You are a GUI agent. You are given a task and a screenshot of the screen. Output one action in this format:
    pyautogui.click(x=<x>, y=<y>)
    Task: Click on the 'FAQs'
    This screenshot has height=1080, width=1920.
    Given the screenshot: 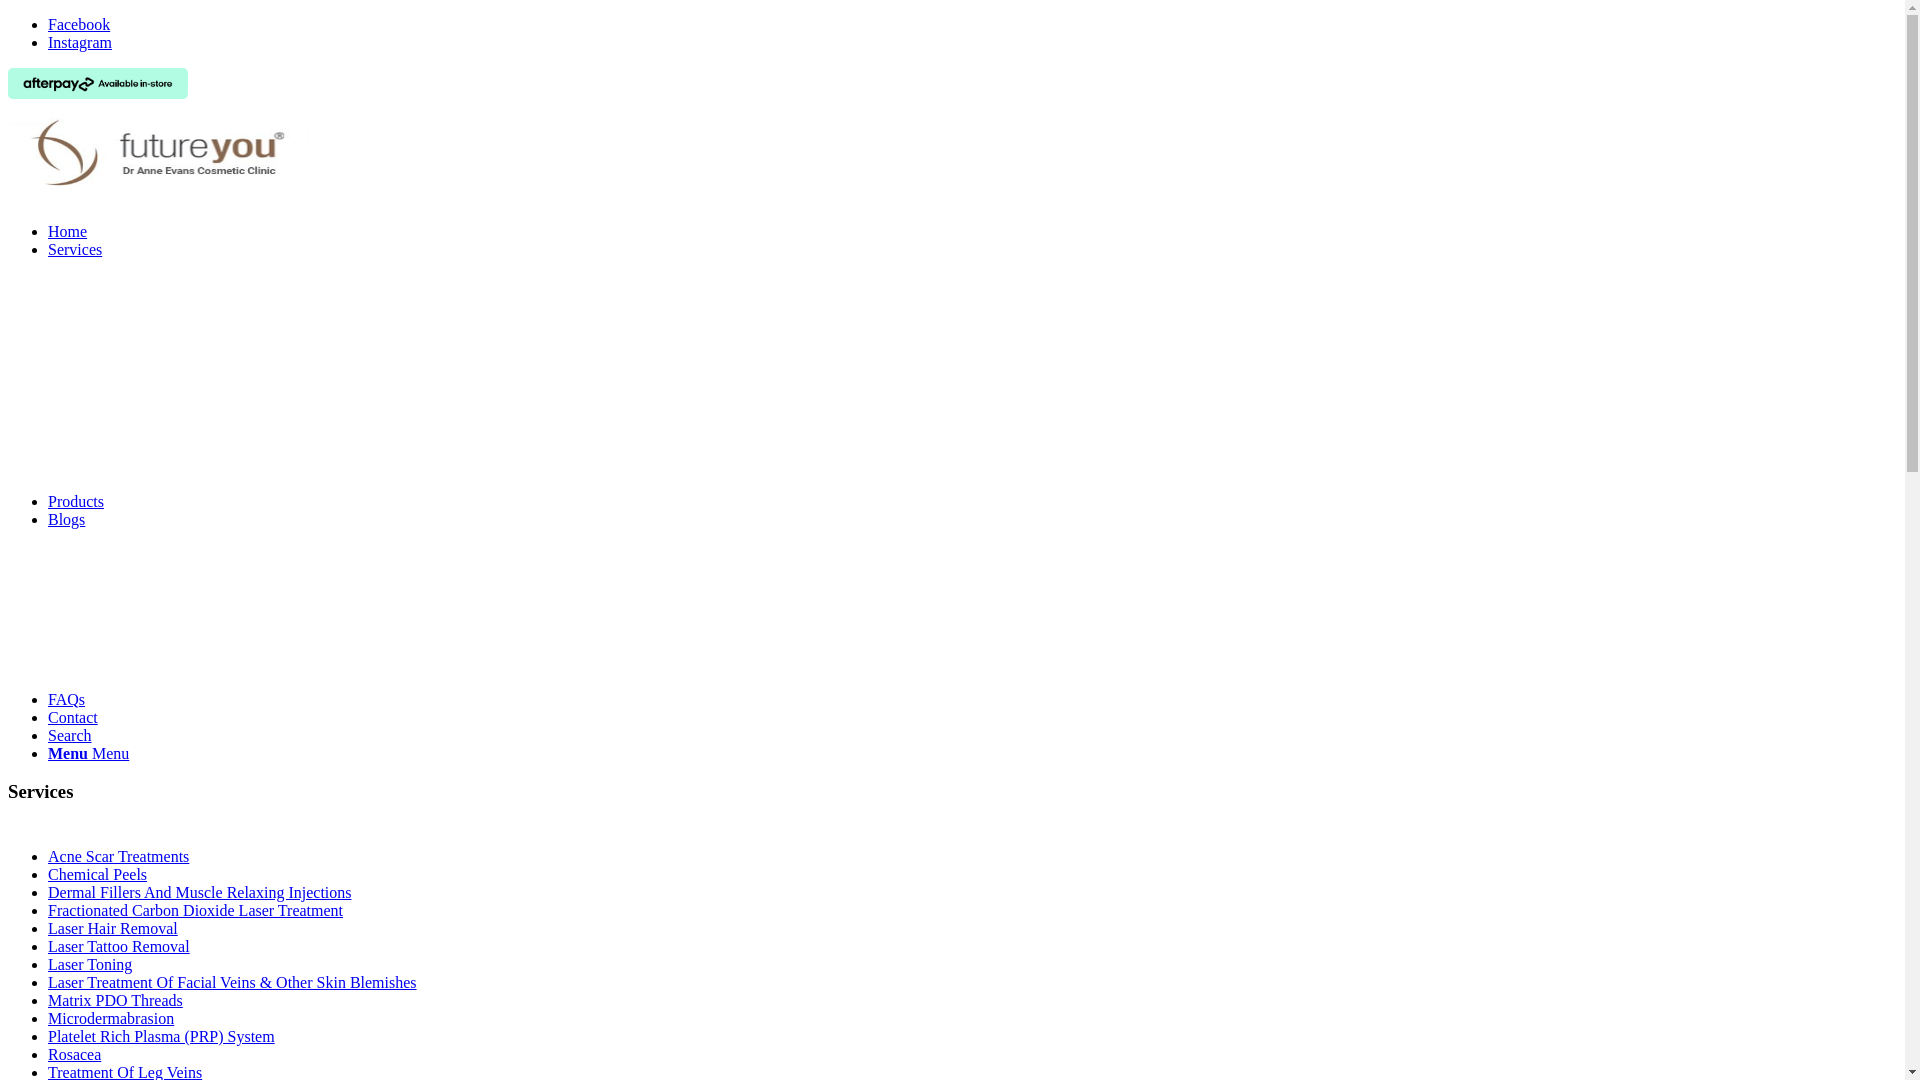 What is the action you would take?
    pyautogui.click(x=66, y=698)
    